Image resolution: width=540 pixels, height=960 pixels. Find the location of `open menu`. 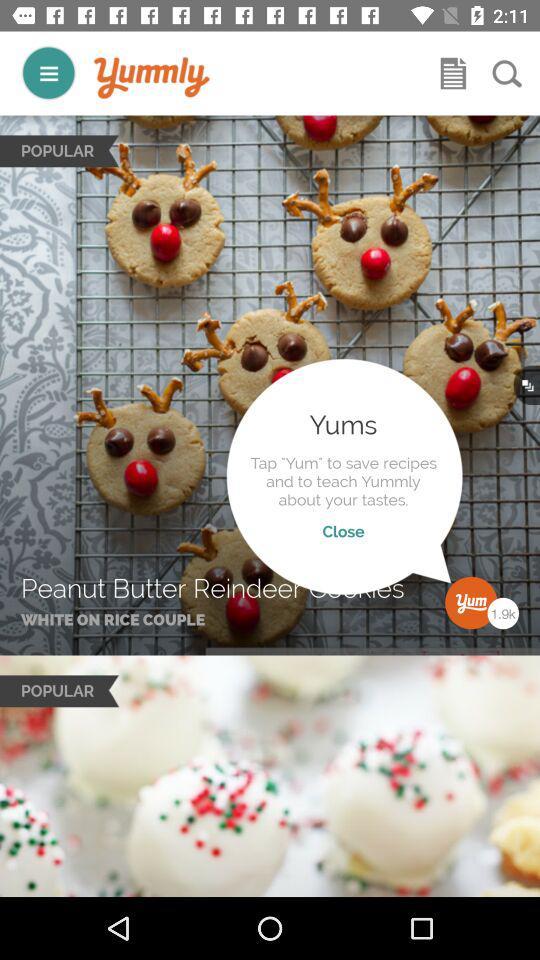

open menu is located at coordinates (453, 73).